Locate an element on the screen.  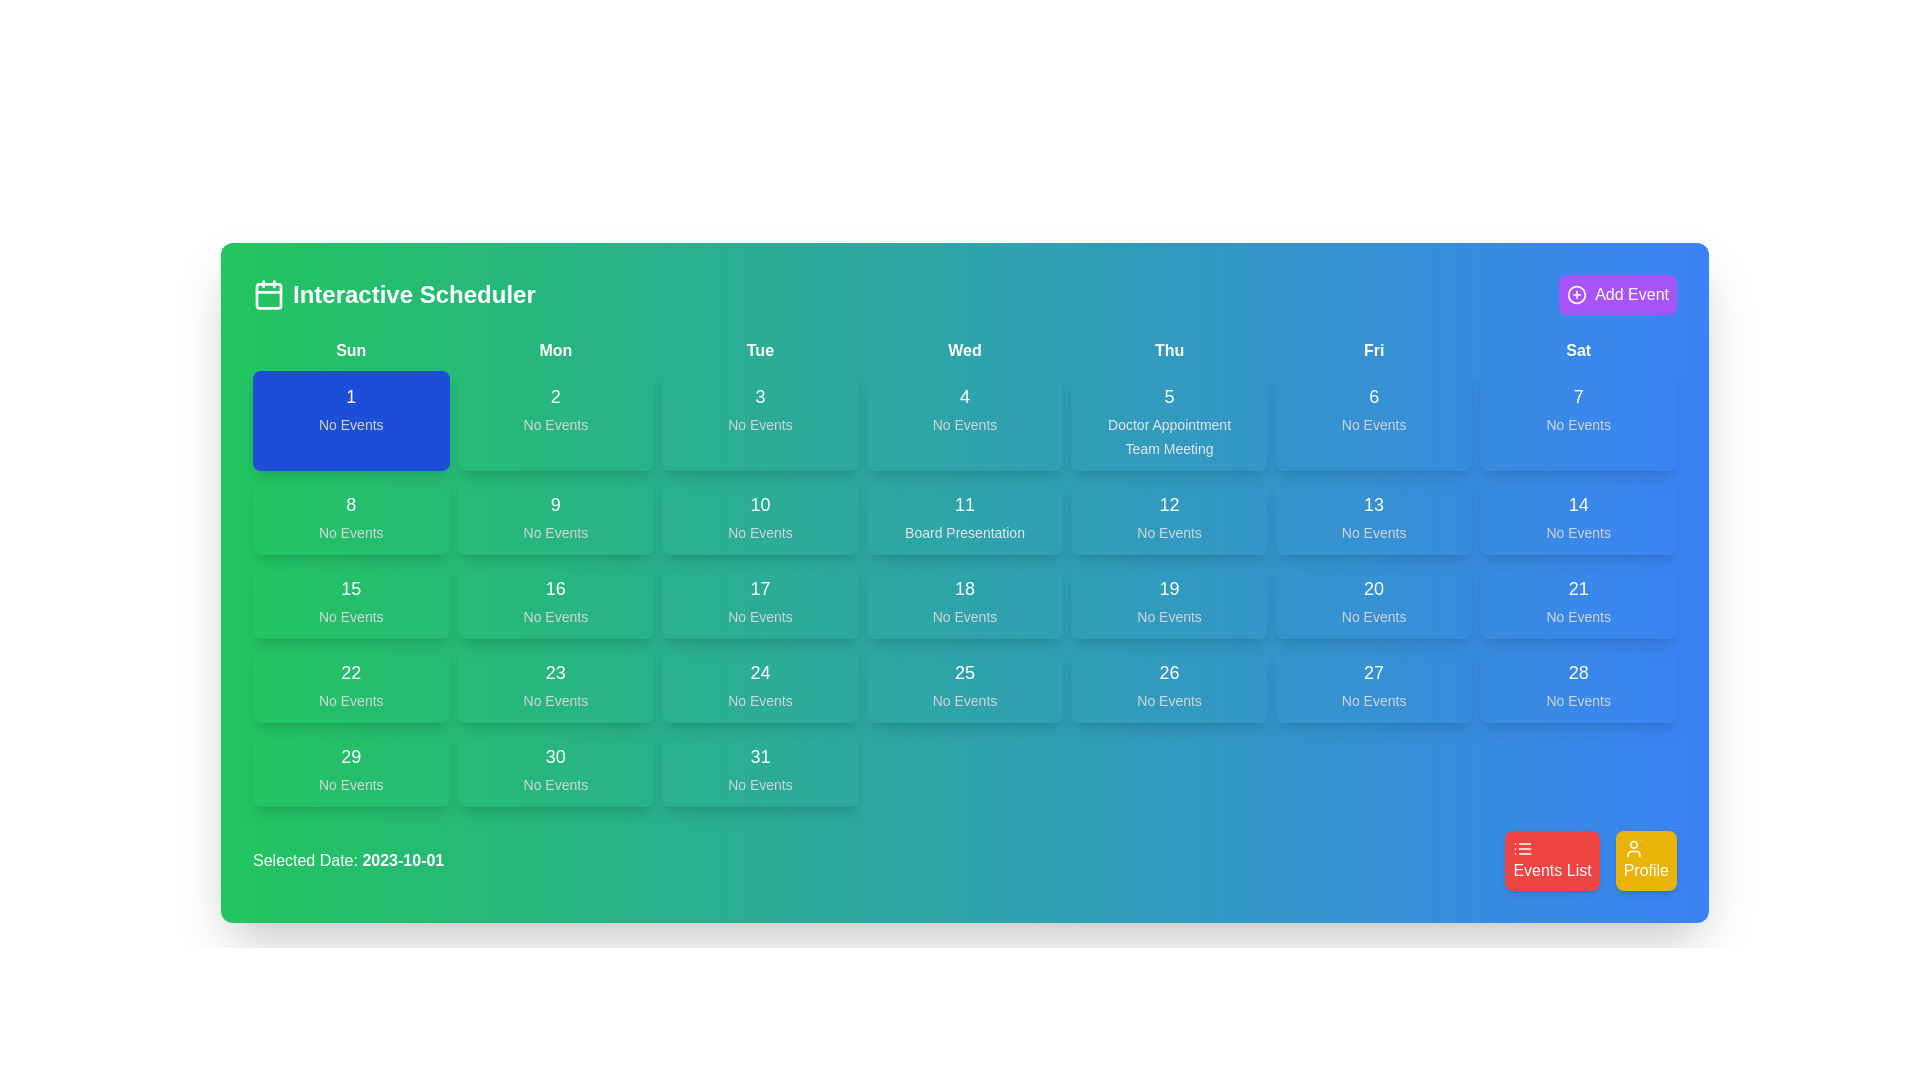
the static label indicating the day number '19' in the Thursday column of the weekly calendar grid is located at coordinates (1169, 588).